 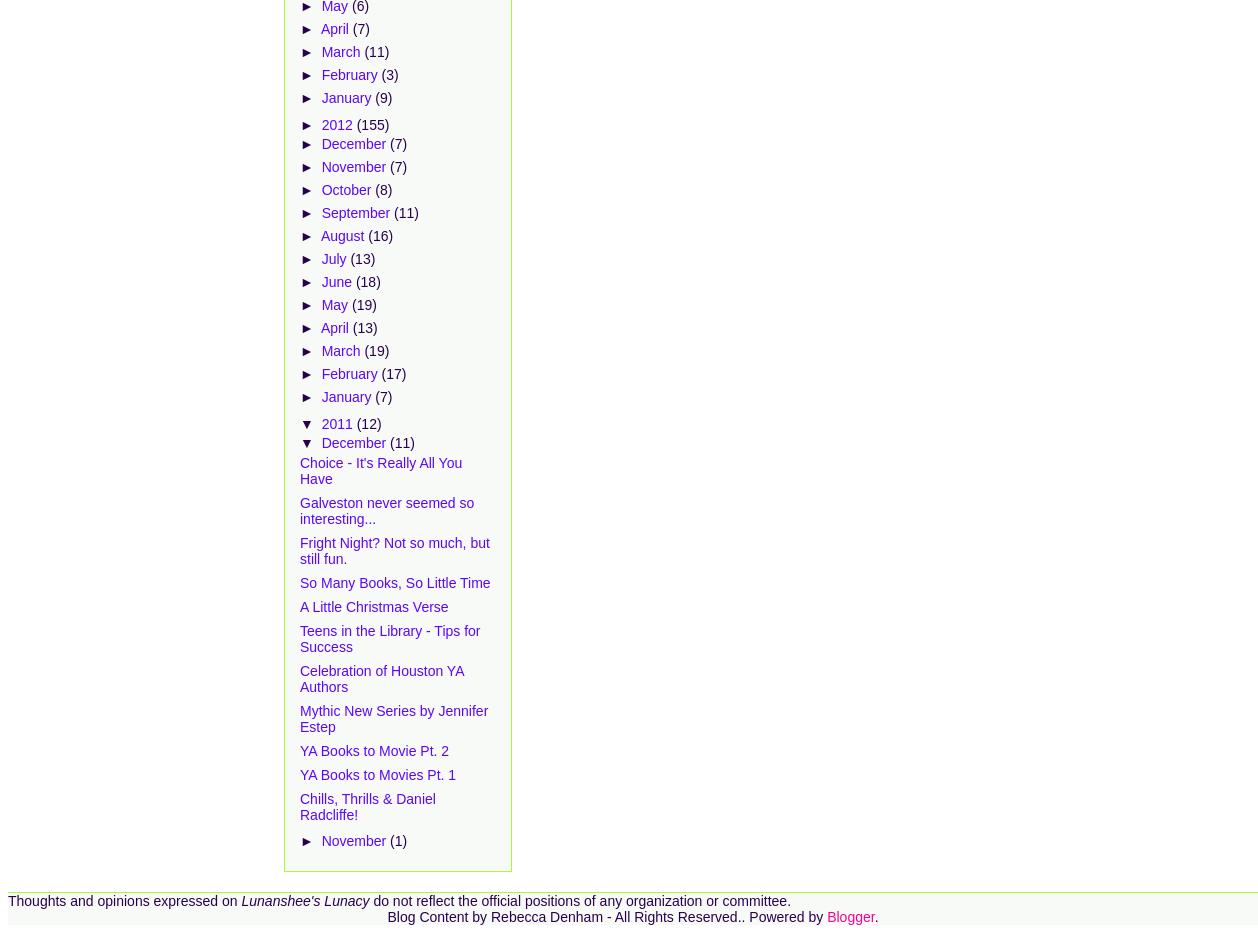 What do you see at coordinates (304, 900) in the screenshot?
I see `'Lunanshee's Lunacy'` at bounding box center [304, 900].